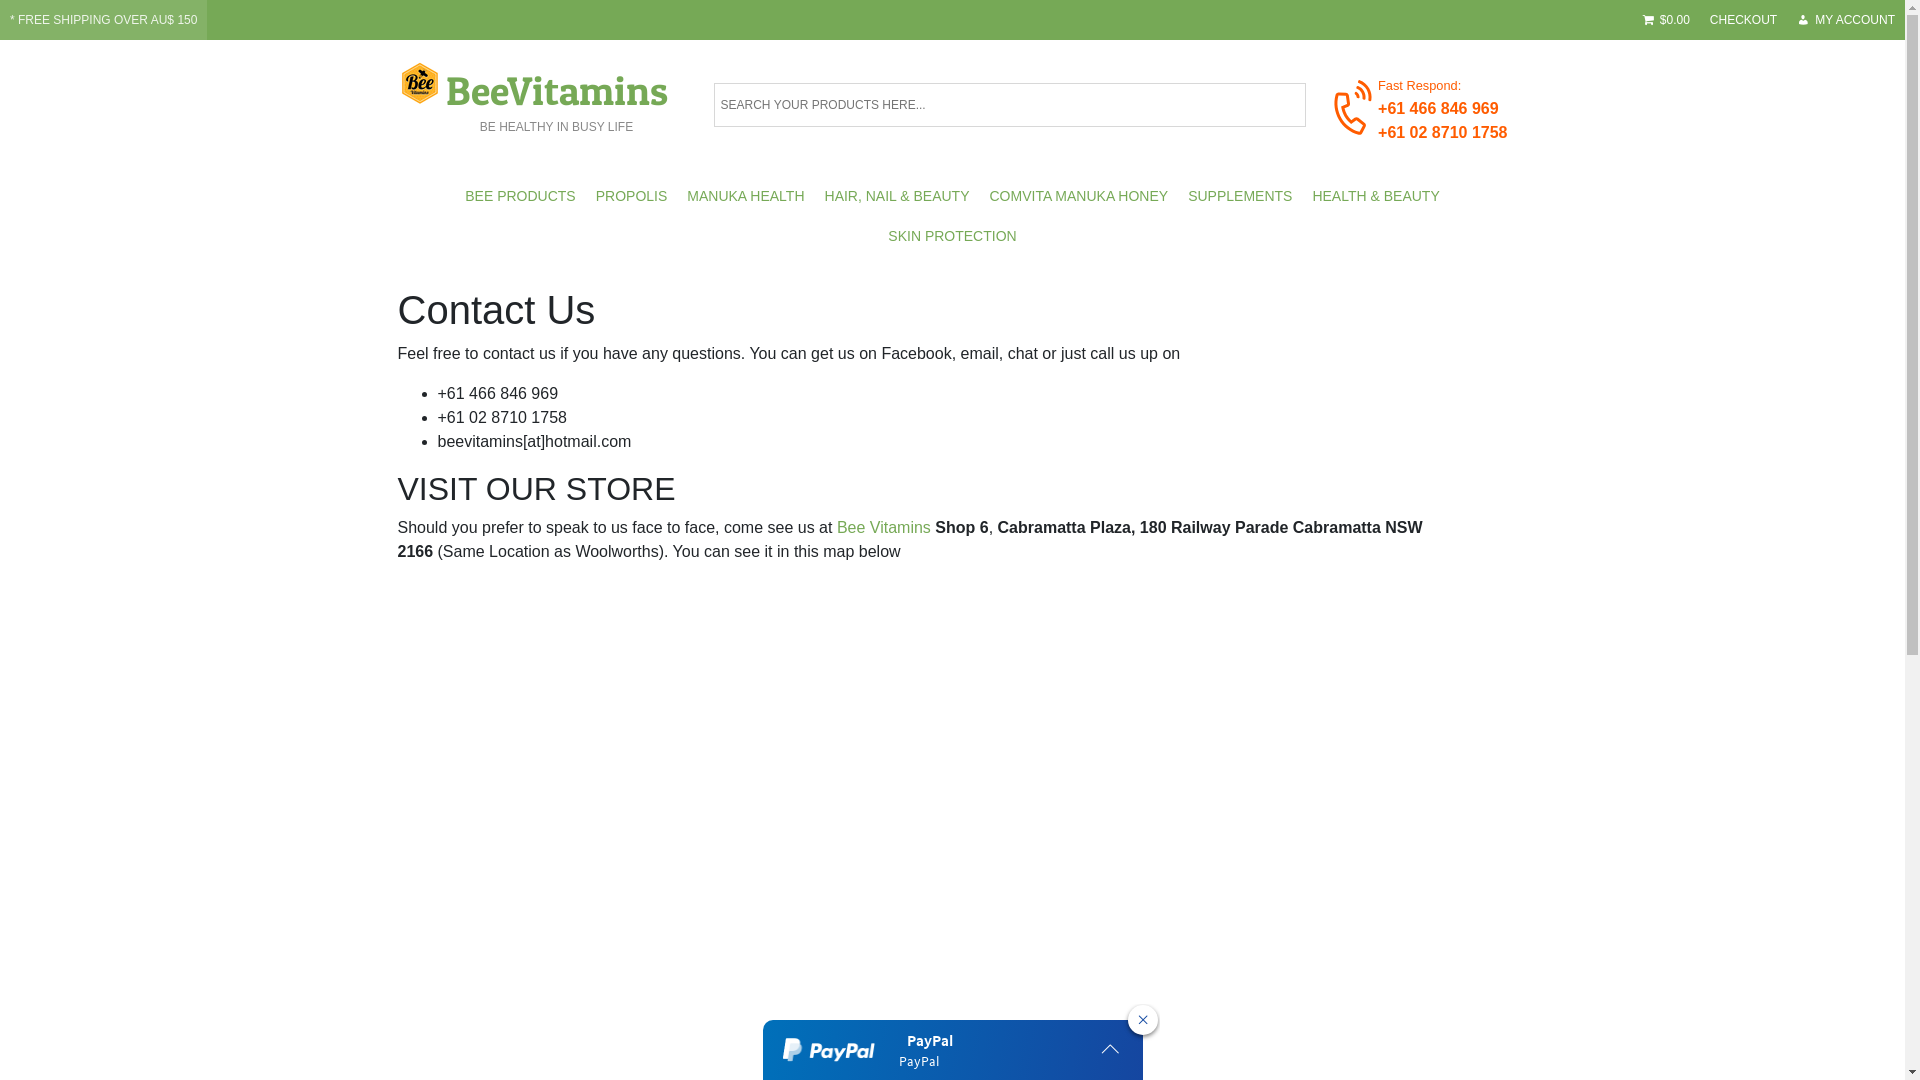  Describe the element at coordinates (1078, 196) in the screenshot. I see `'COMVITA MANUKA HONEY'` at that location.